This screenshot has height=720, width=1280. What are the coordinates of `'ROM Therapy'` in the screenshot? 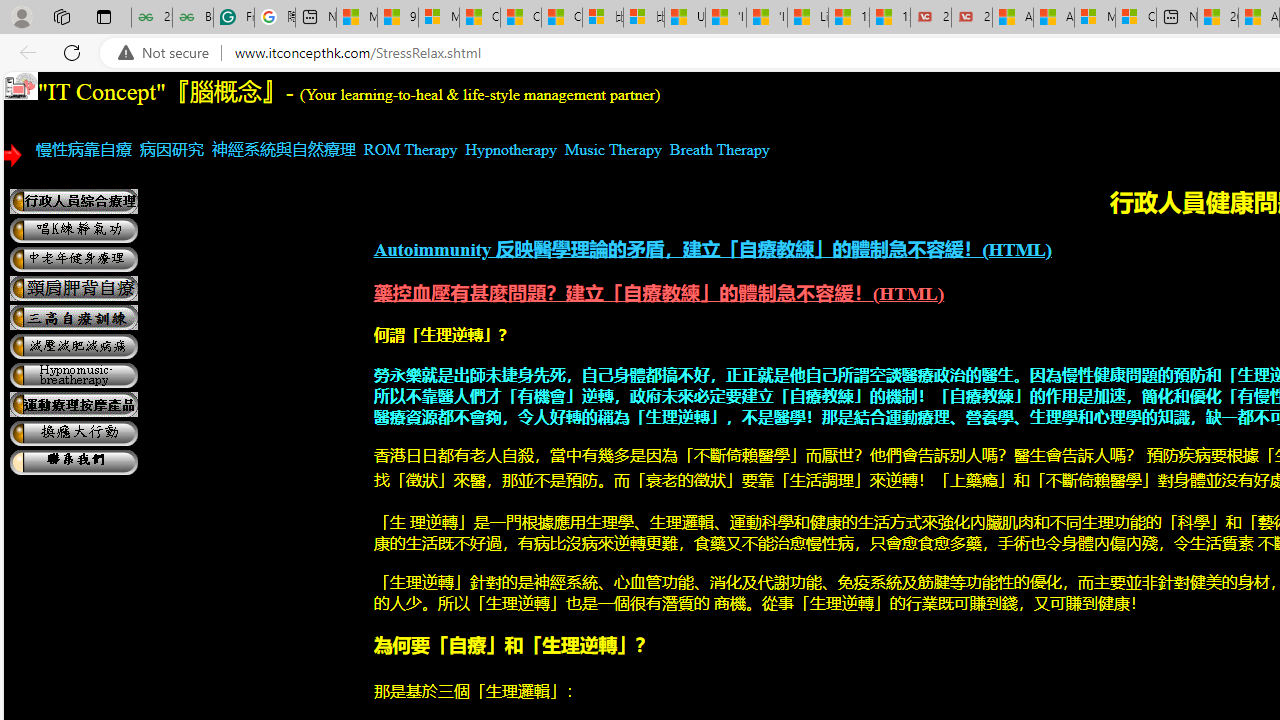 It's located at (409, 148).